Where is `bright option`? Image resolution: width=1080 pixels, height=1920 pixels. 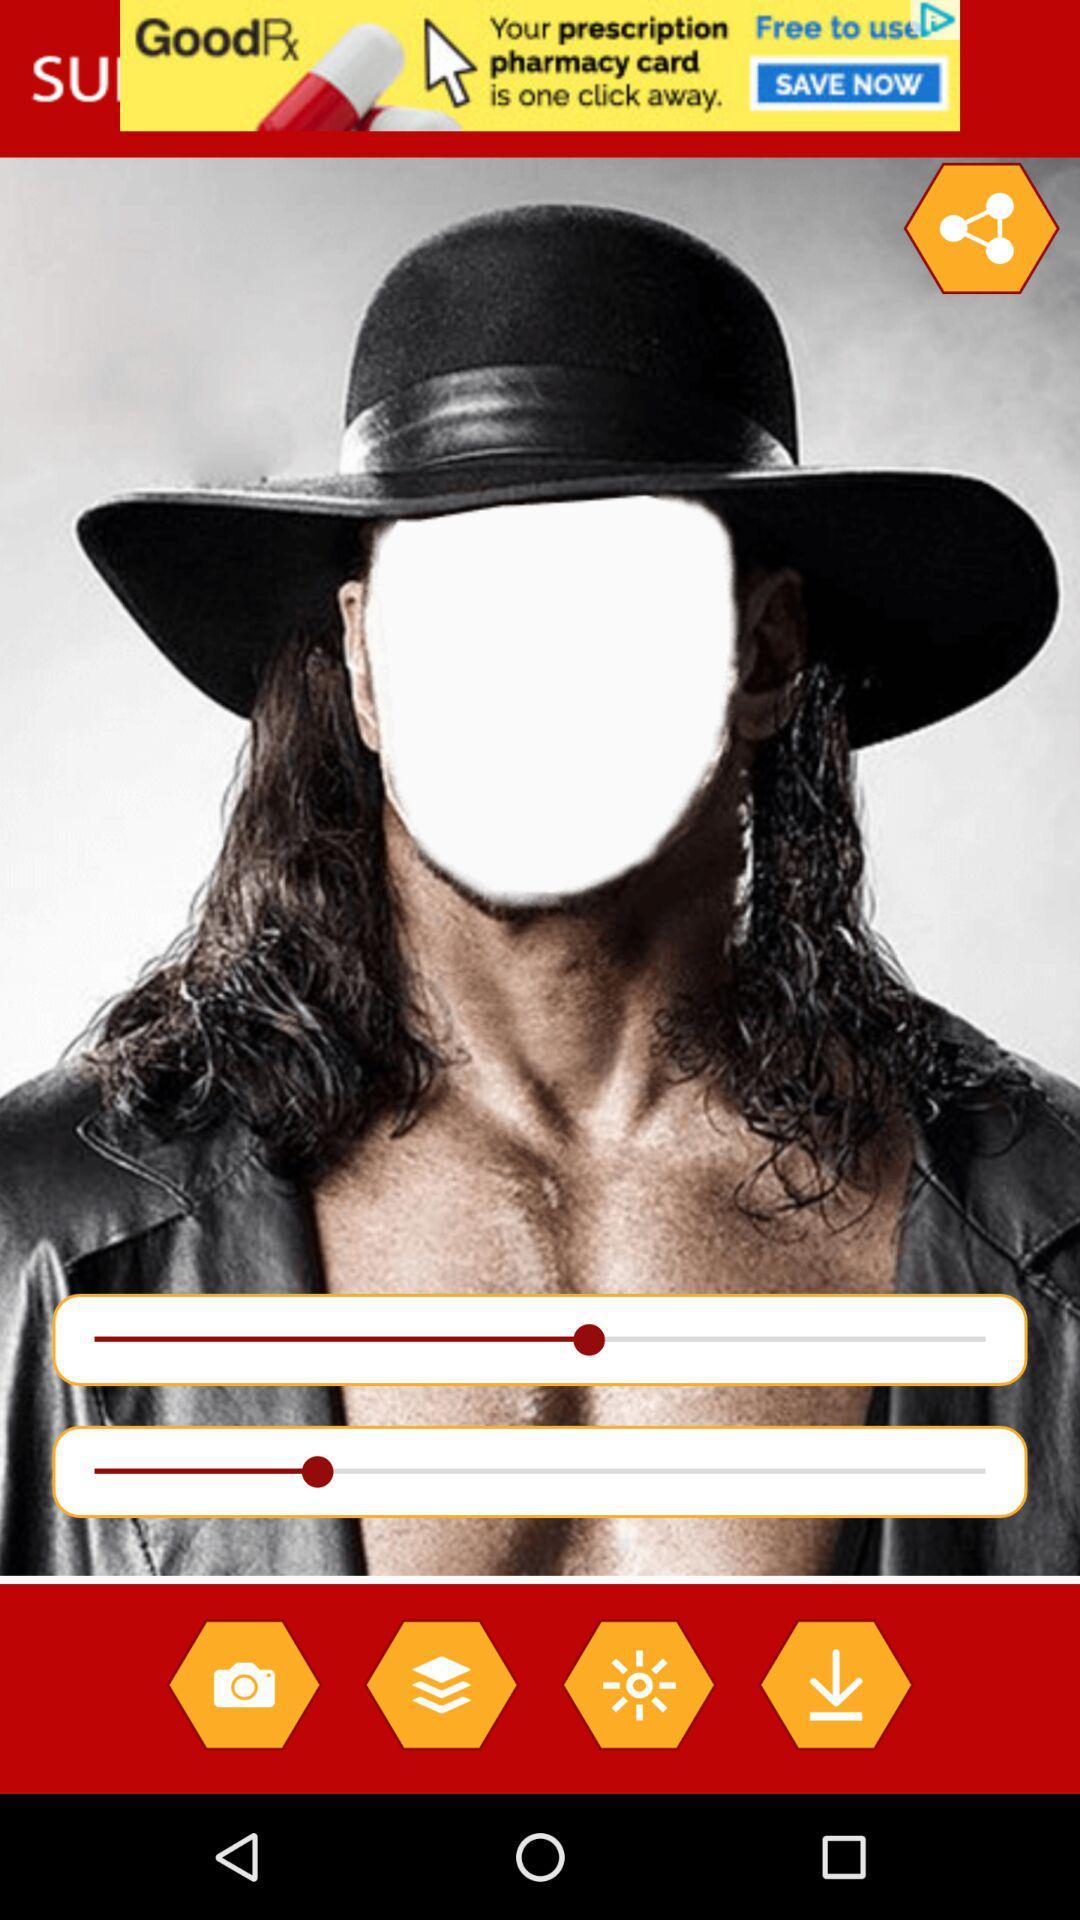
bright option is located at coordinates (638, 1683).